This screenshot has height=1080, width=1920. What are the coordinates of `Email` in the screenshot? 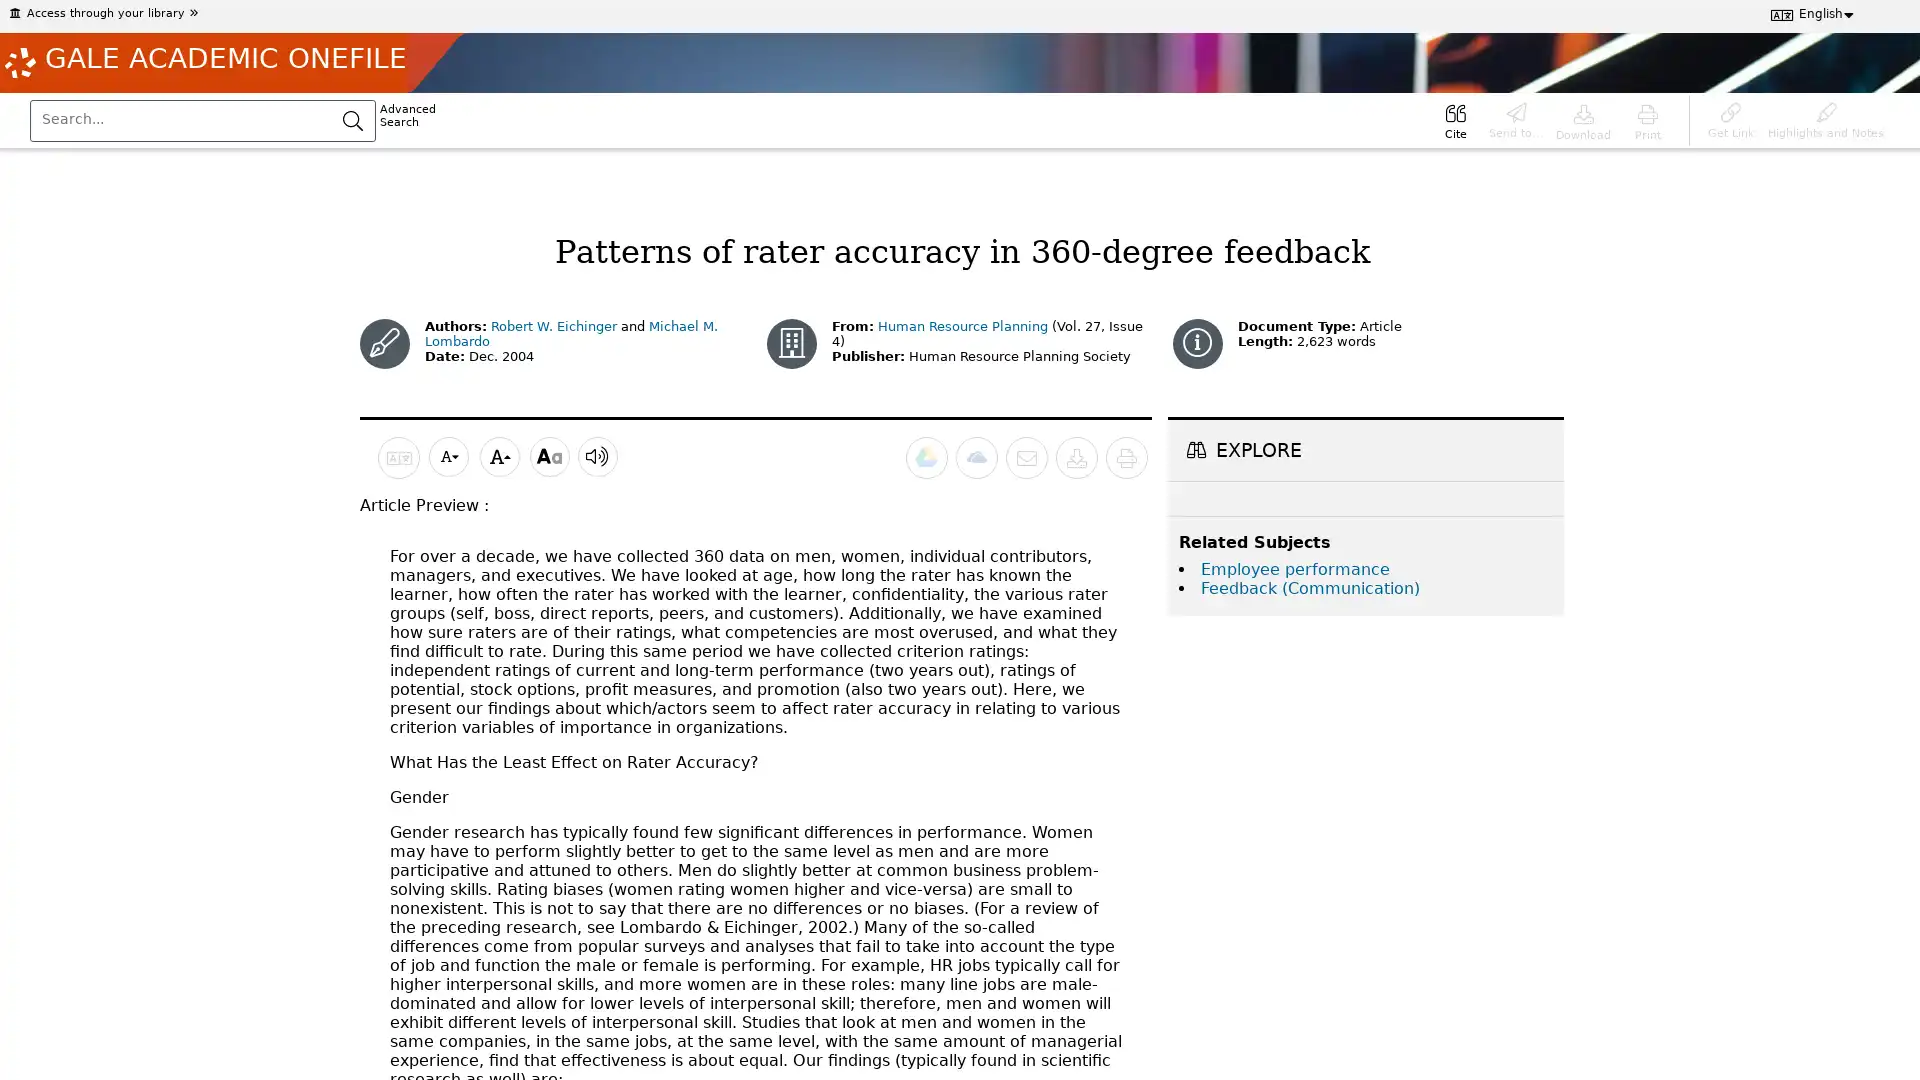 It's located at (1027, 458).